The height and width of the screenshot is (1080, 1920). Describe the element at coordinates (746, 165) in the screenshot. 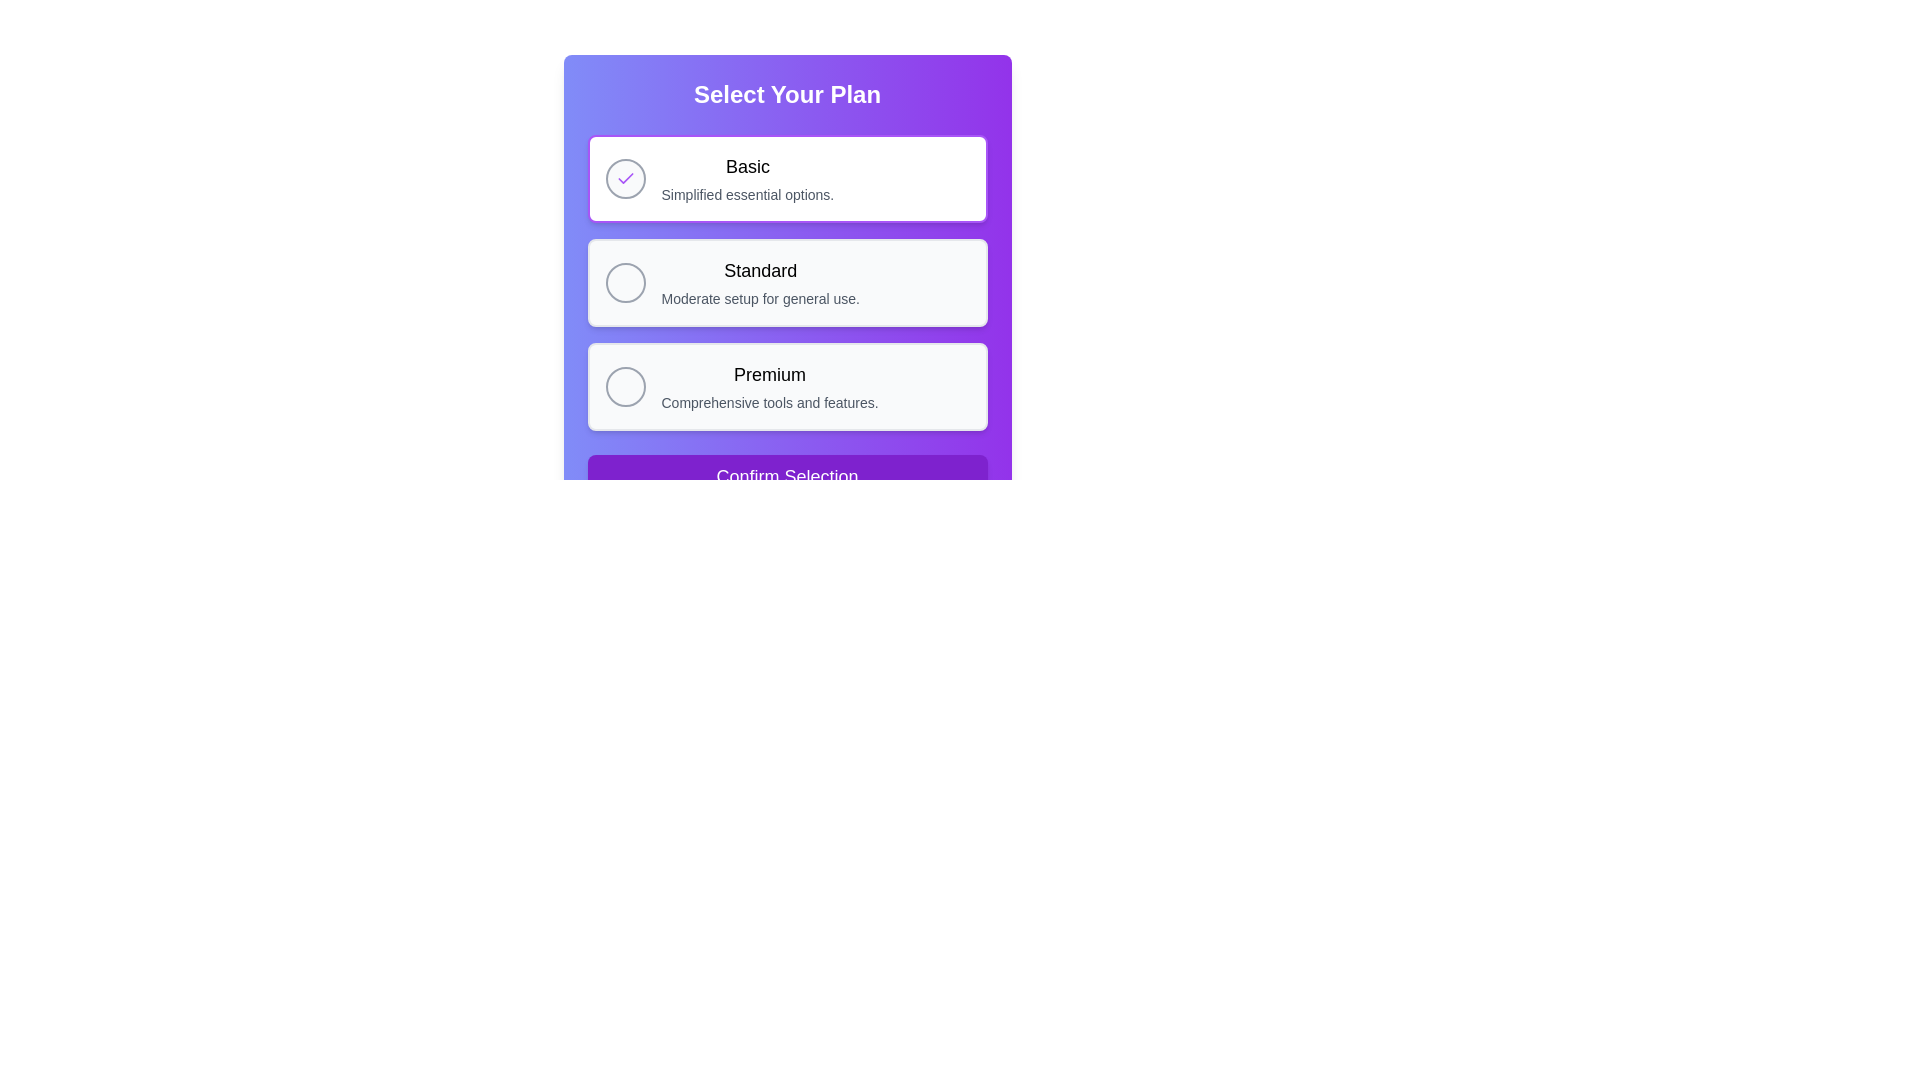

I see `the Text label indicating 'Basic' plan in the selection list, which is positioned slightly to the right of the circle indicator and above the subtitle 'Simplified essential options.'` at that location.